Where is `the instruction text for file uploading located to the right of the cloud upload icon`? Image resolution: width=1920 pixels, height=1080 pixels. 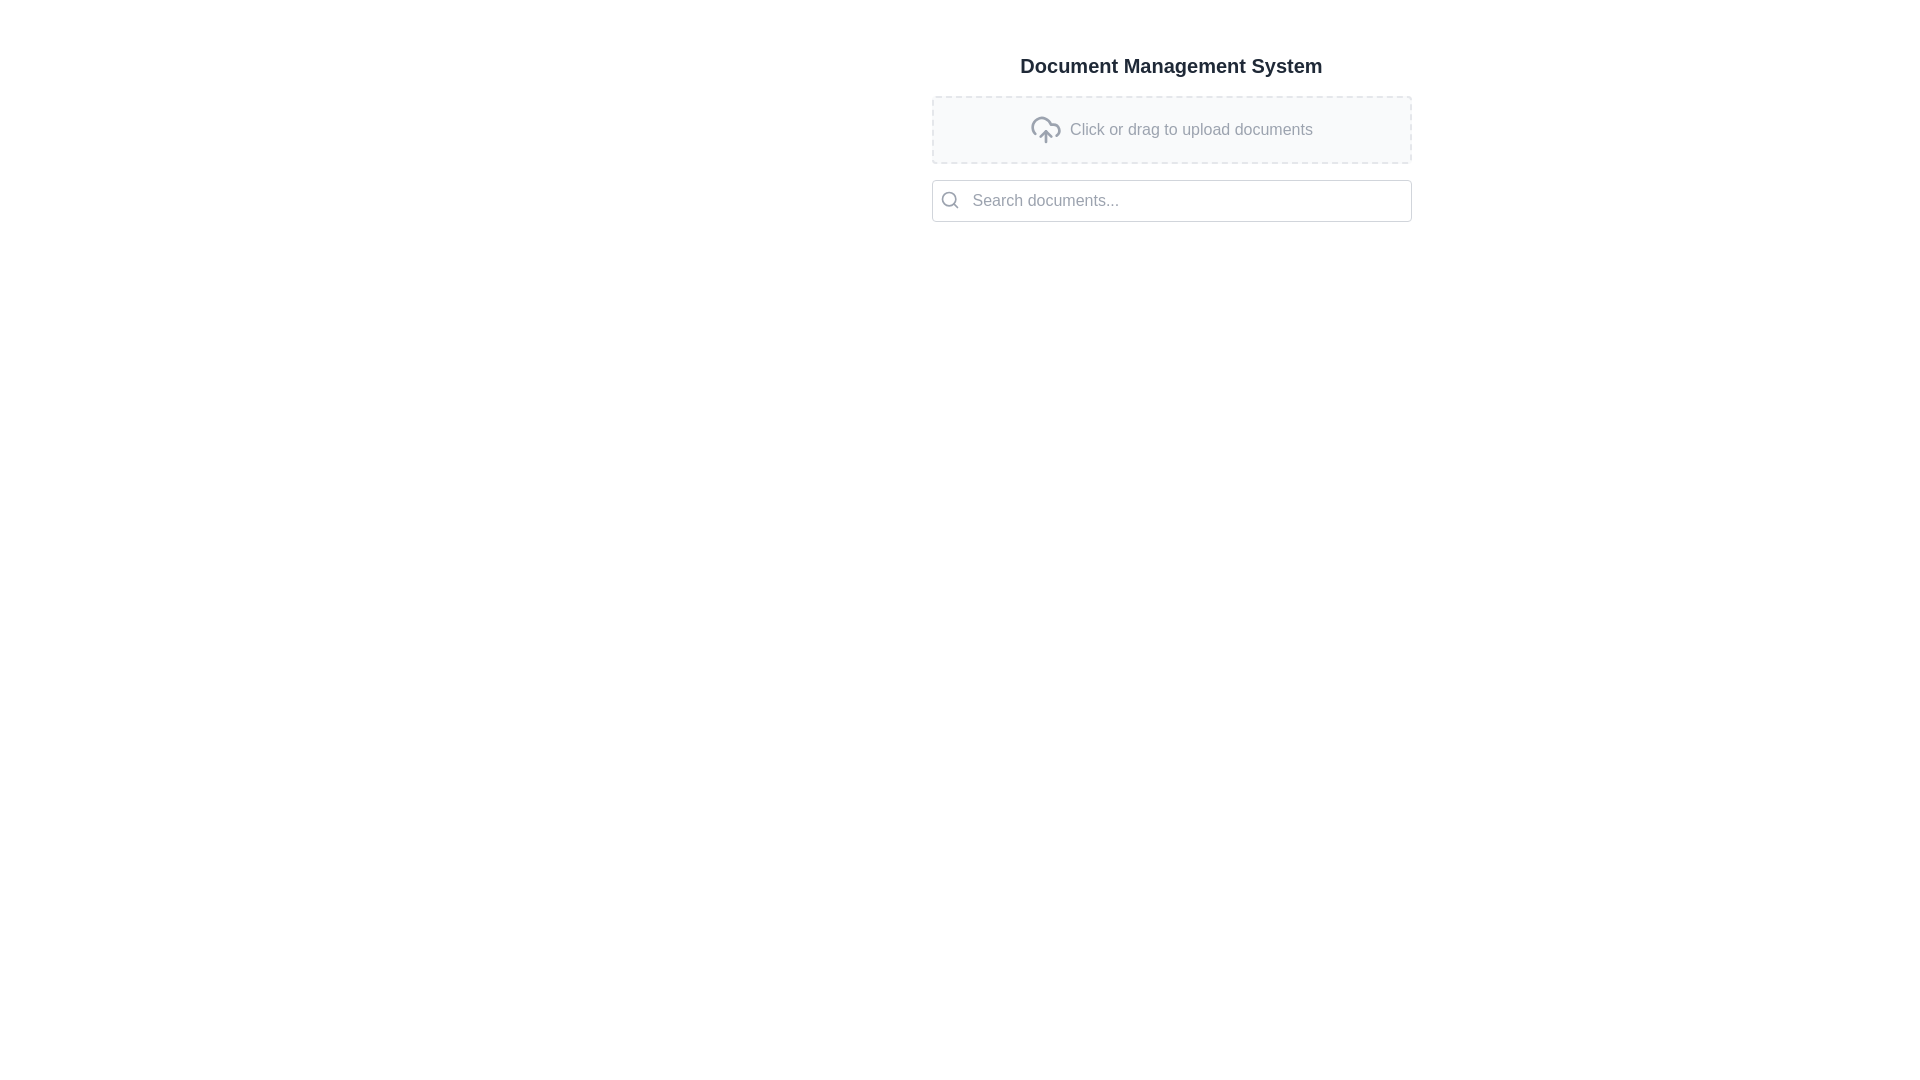 the instruction text for file uploading located to the right of the cloud upload icon is located at coordinates (1191, 130).